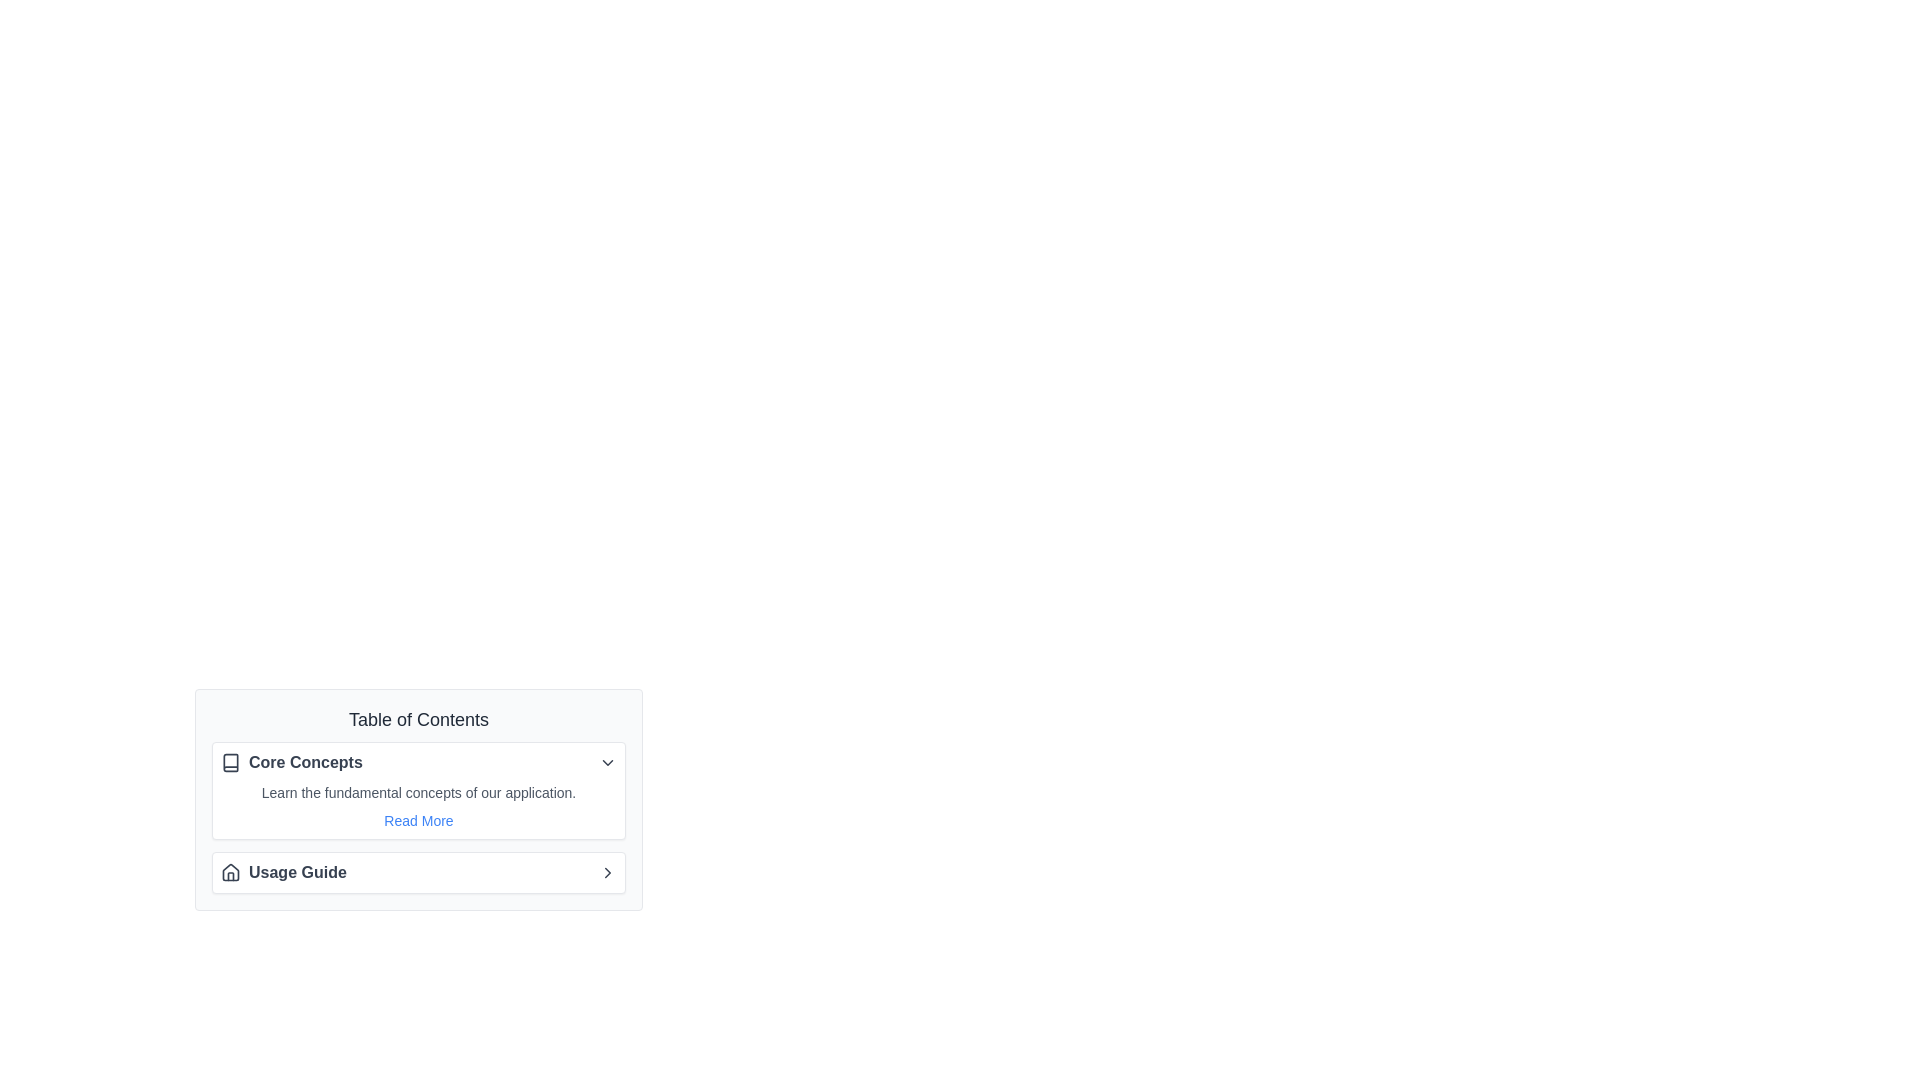  What do you see at coordinates (230, 763) in the screenshot?
I see `the SVG icon representing a book that is located to the left of the 'Core Concepts' label` at bounding box center [230, 763].